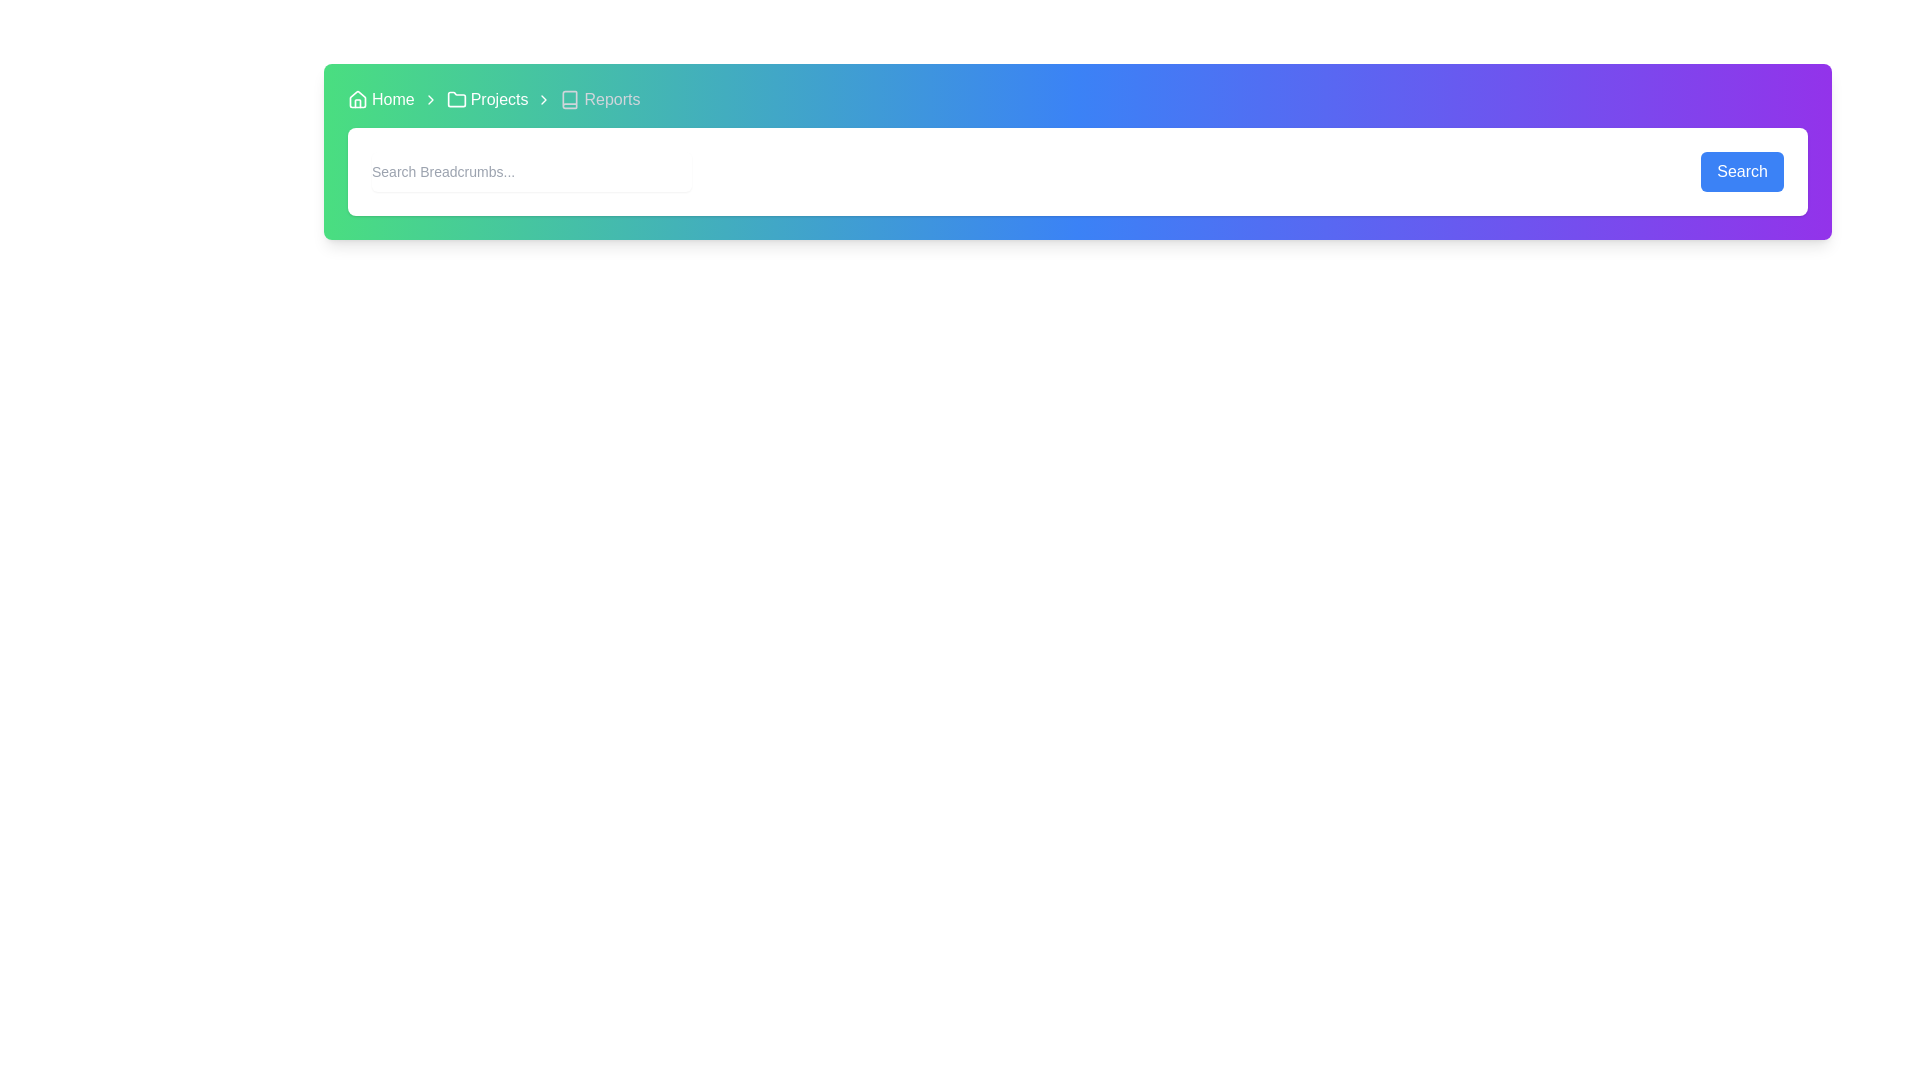 The width and height of the screenshot is (1920, 1080). I want to click on the folder icon in the breadcrumb navigation bar, which is styled with a thin stroke line and located to the left of 'Projects', so click(455, 100).